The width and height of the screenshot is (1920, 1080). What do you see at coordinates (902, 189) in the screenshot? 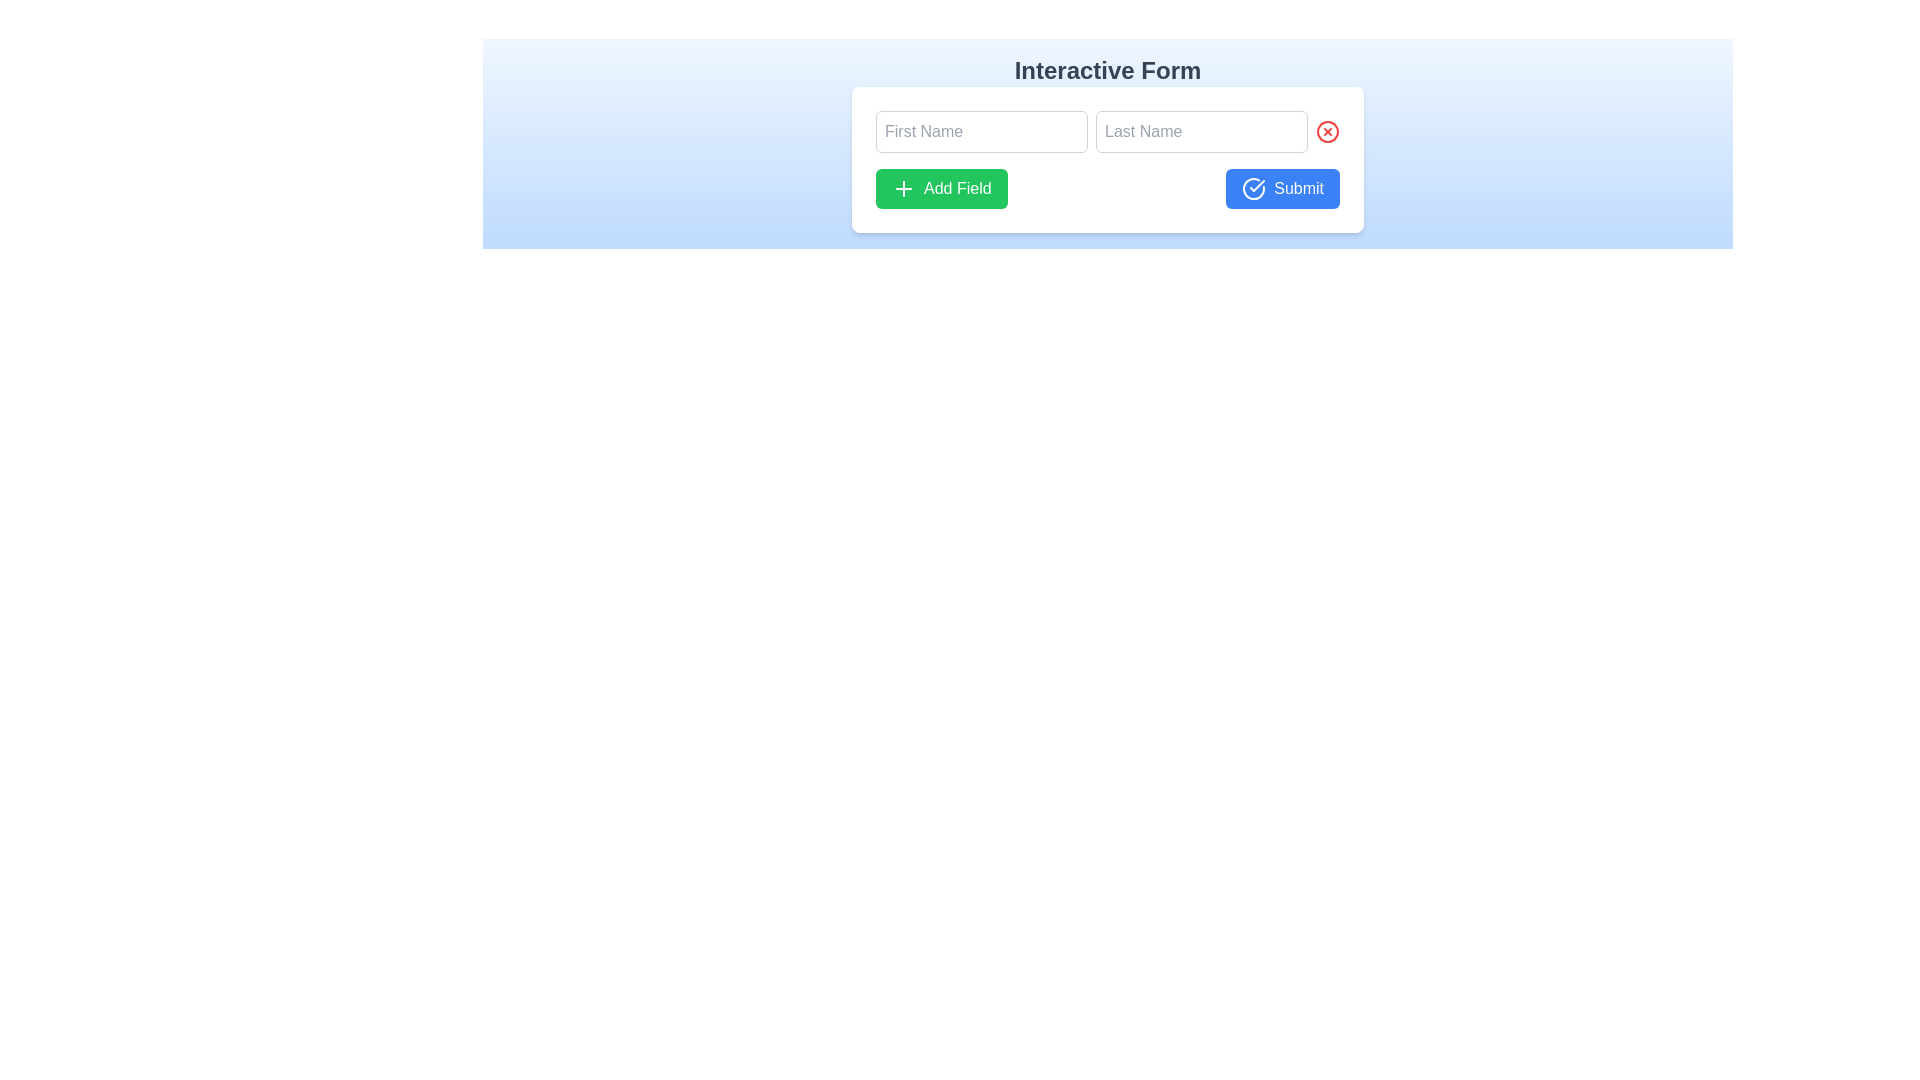
I see `the green button labeled 'Add Field' which contains a white plus sign icon on its left and the text 'Add Field' in white to its right` at bounding box center [902, 189].